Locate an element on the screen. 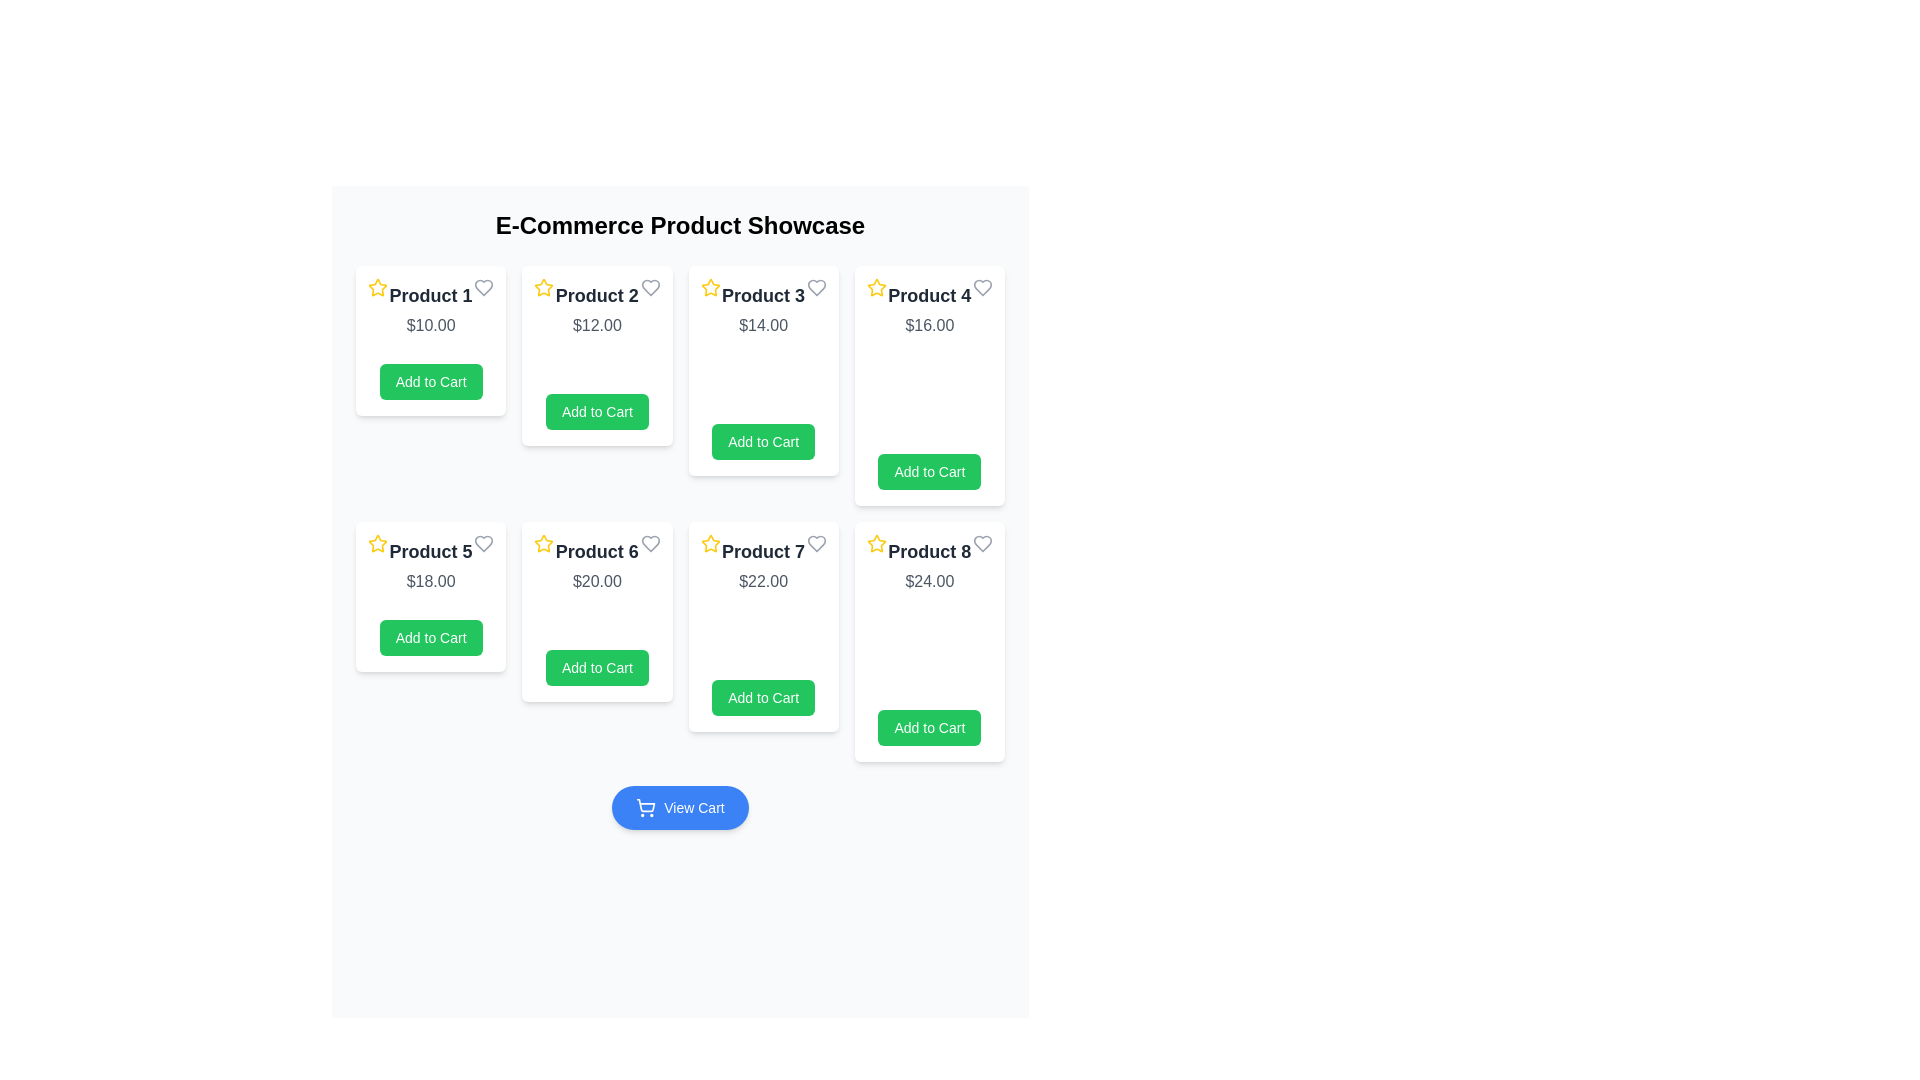 The image size is (1920, 1080). the favorite icon located in the top-right corner of the 'Product 6' card to favorite the product is located at coordinates (650, 543).